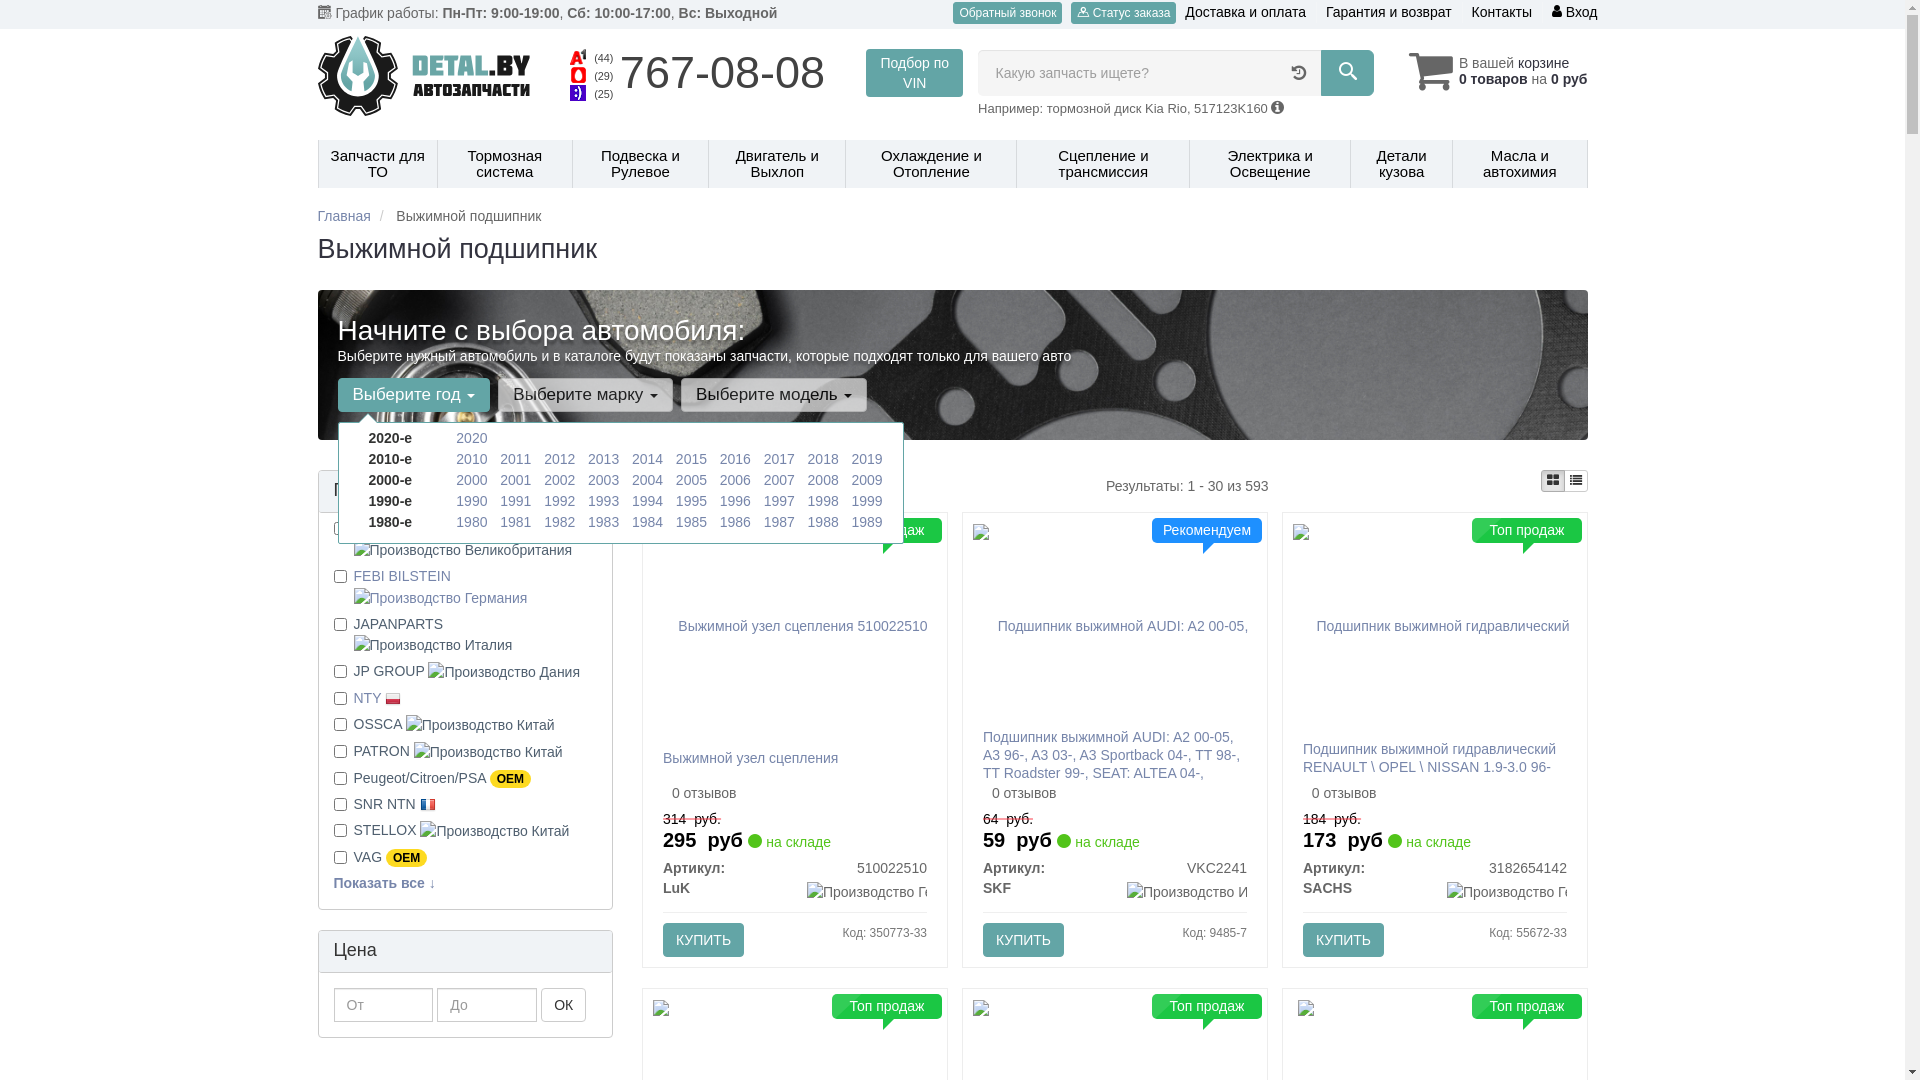 This screenshot has width=1920, height=1080. Describe the element at coordinates (866, 500) in the screenshot. I see `'1999'` at that location.